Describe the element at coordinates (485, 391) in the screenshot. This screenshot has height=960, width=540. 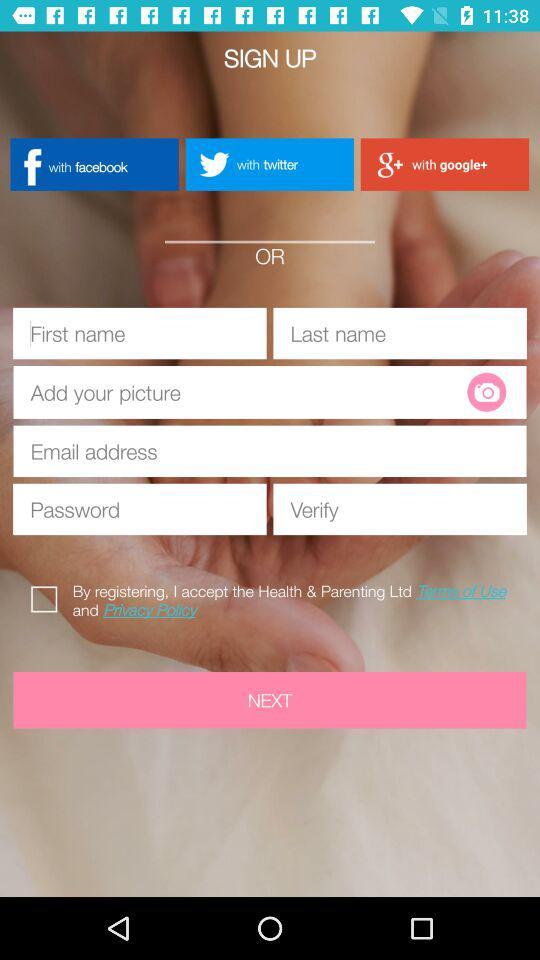
I see `take or upload a photo` at that location.